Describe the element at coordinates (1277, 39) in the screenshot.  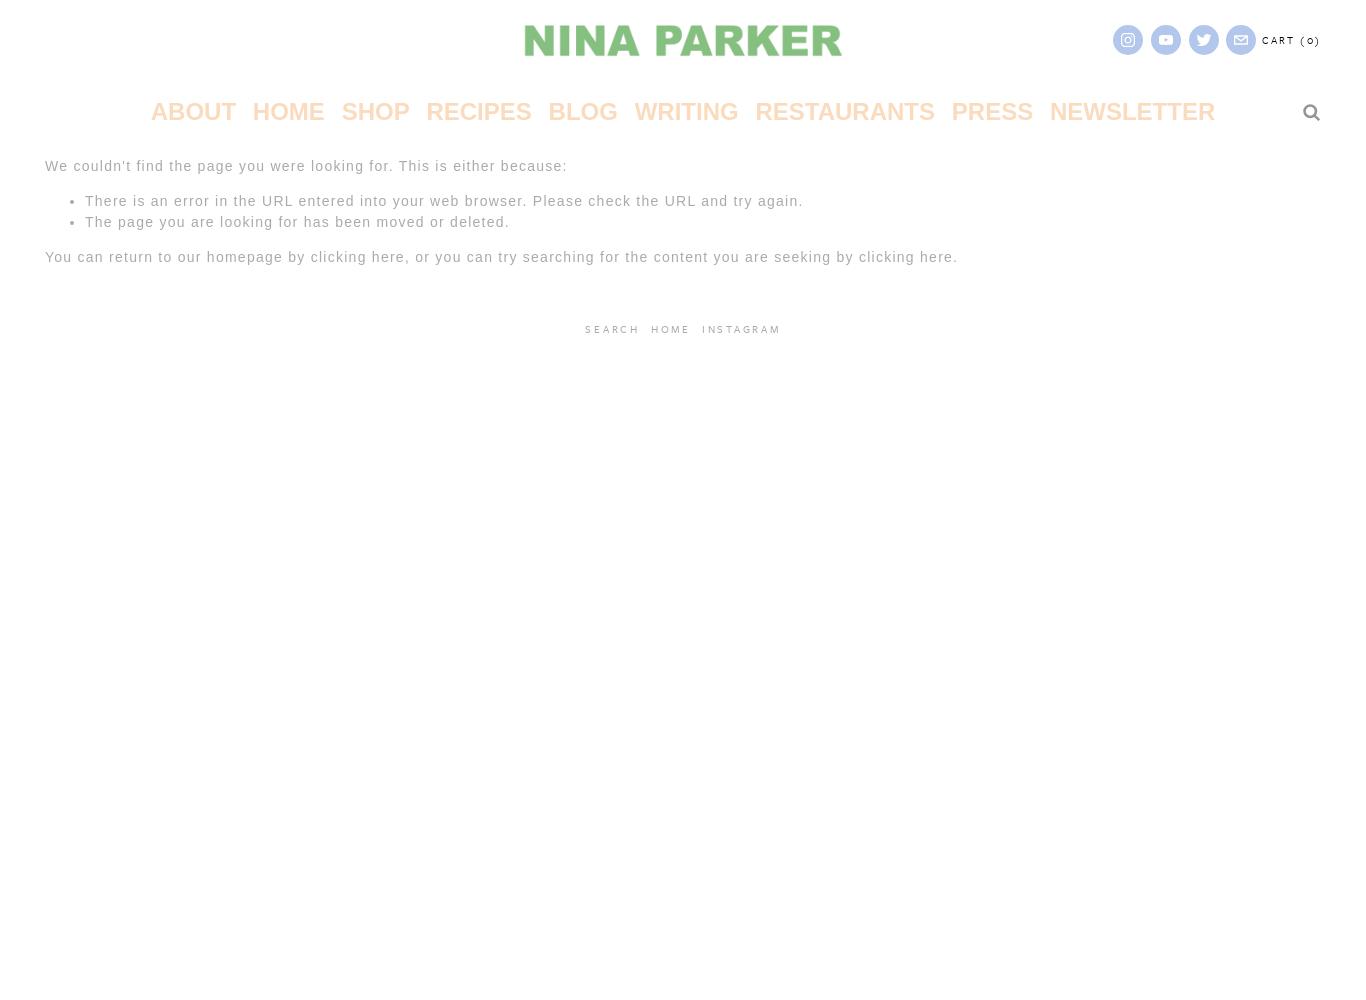
I see `'Cart'` at that location.